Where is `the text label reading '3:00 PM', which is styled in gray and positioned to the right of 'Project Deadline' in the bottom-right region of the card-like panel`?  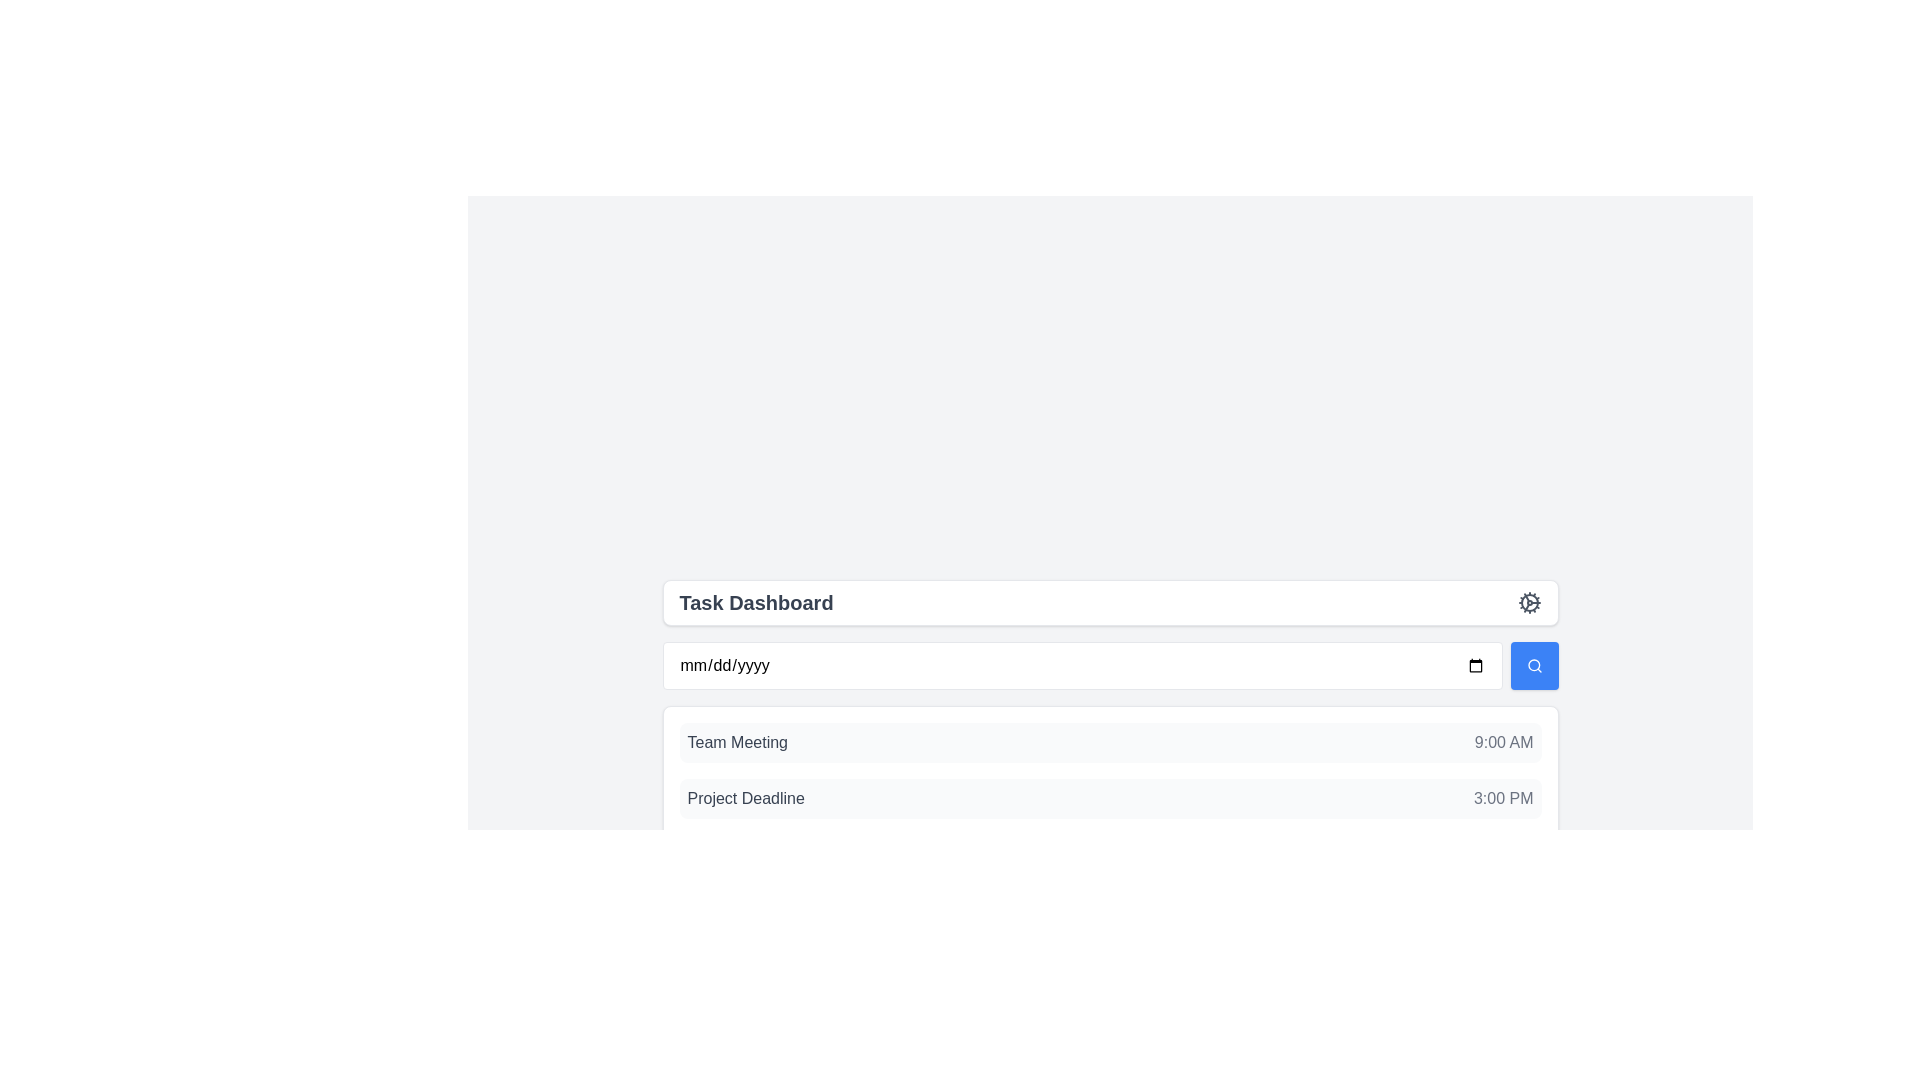
the text label reading '3:00 PM', which is styled in gray and positioned to the right of 'Project Deadline' in the bottom-right region of the card-like panel is located at coordinates (1503, 797).